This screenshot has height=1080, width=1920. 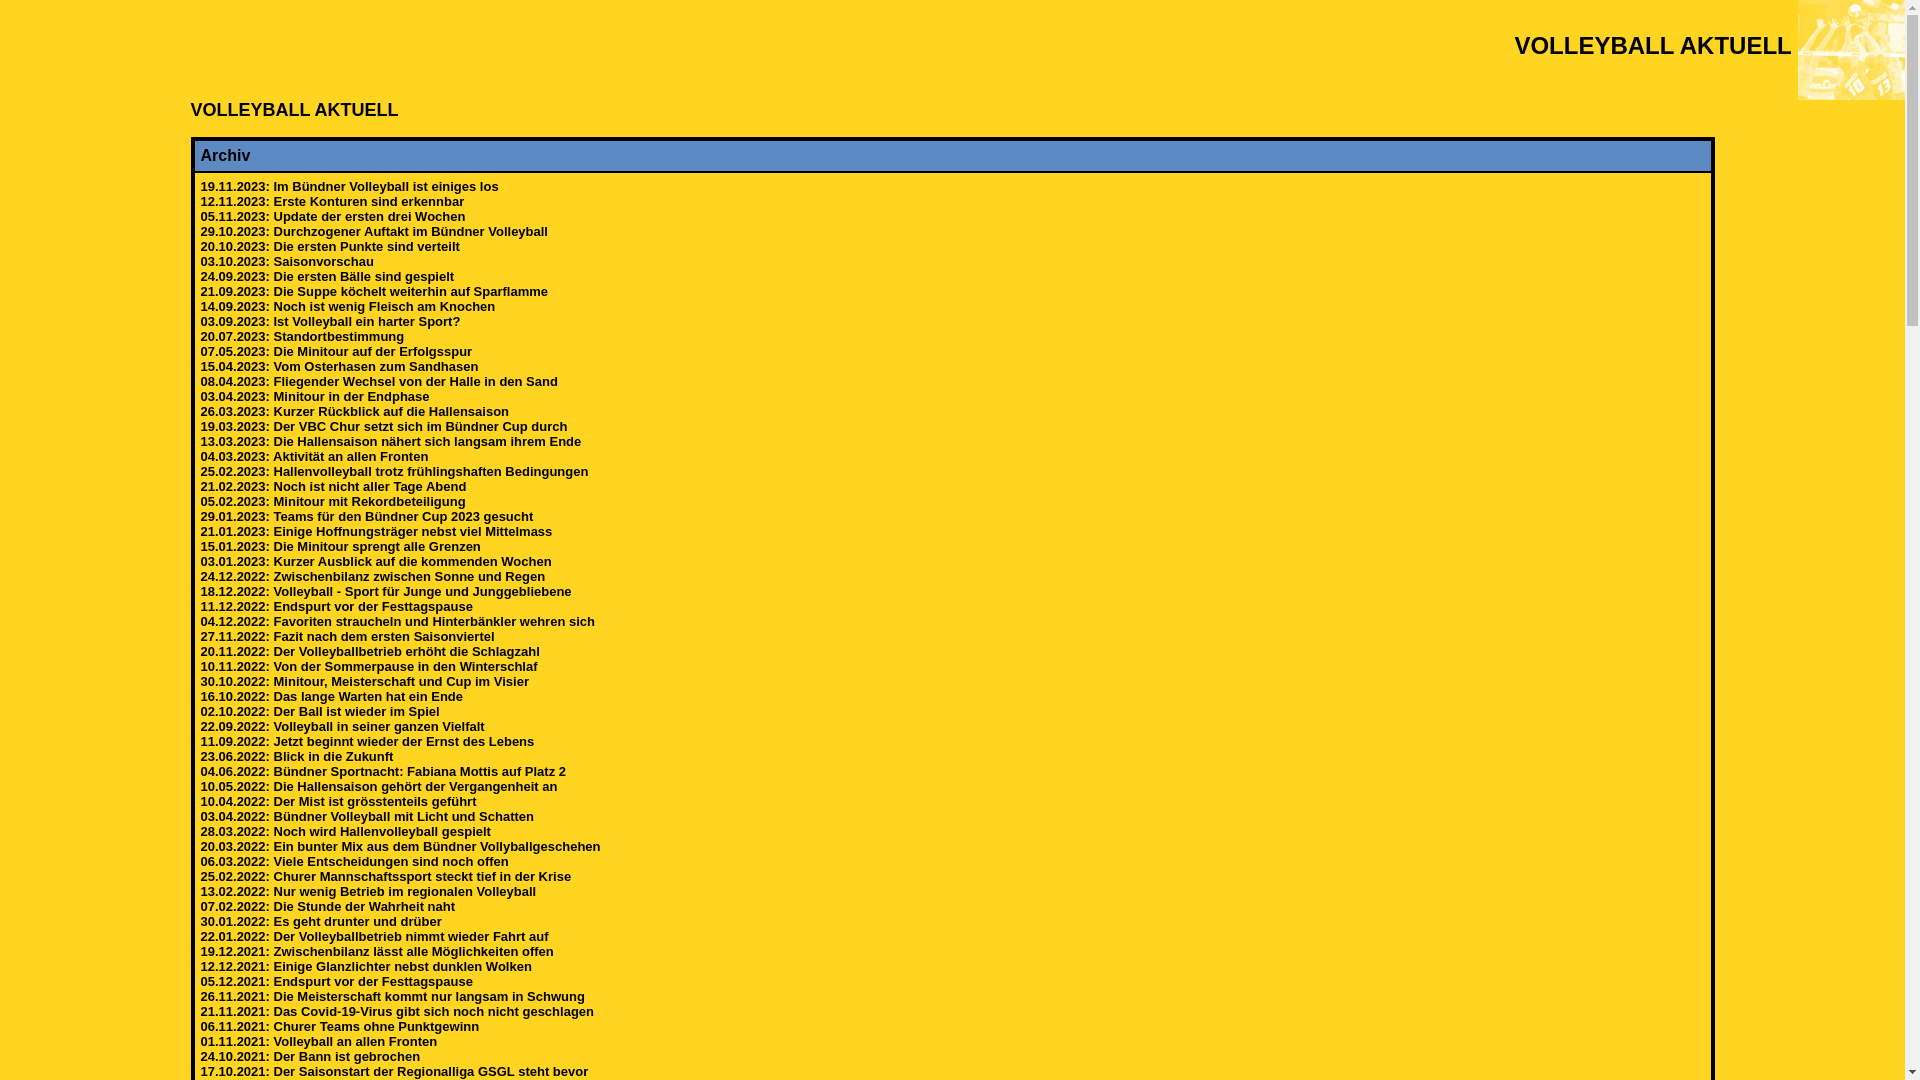 What do you see at coordinates (364, 680) in the screenshot?
I see `'30.10.2022: Minitour, Meisterschaft und Cup im Visier'` at bounding box center [364, 680].